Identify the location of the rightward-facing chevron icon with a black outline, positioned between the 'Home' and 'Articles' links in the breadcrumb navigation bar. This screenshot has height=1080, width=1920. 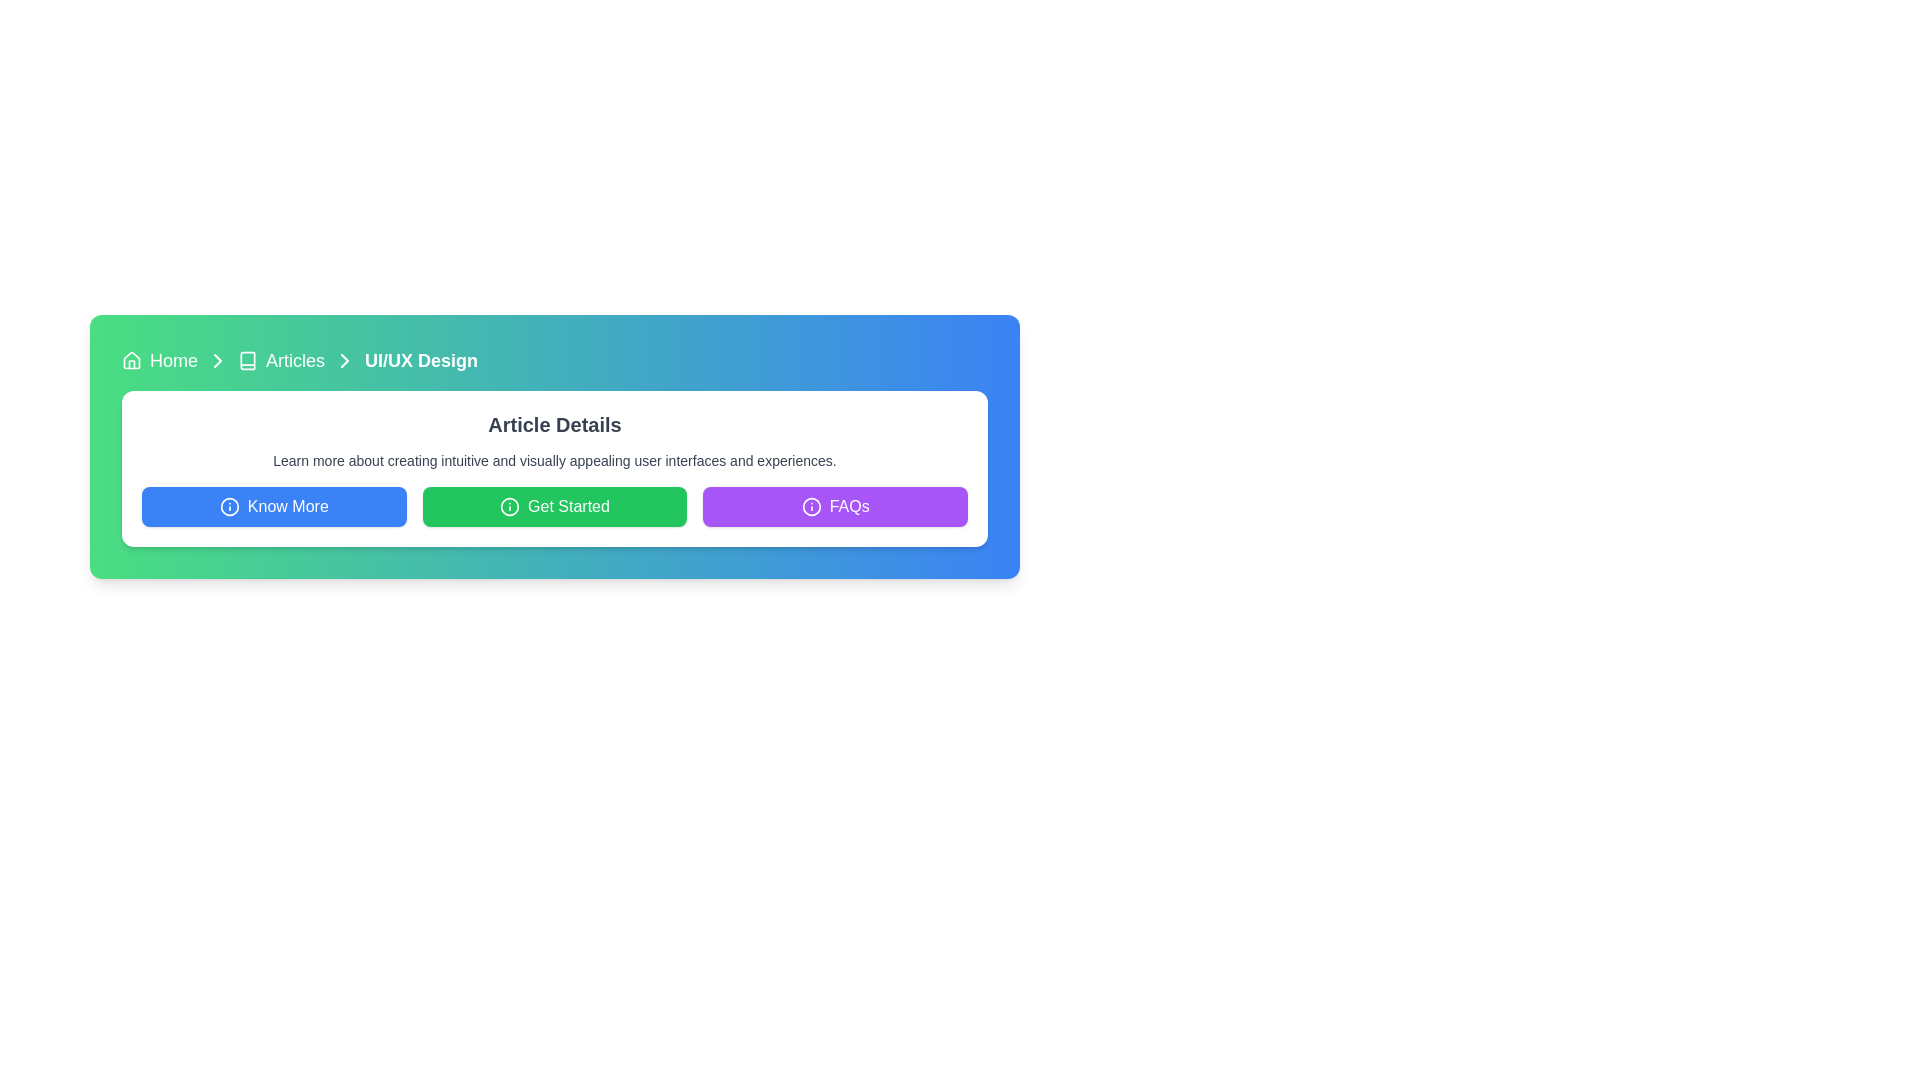
(218, 361).